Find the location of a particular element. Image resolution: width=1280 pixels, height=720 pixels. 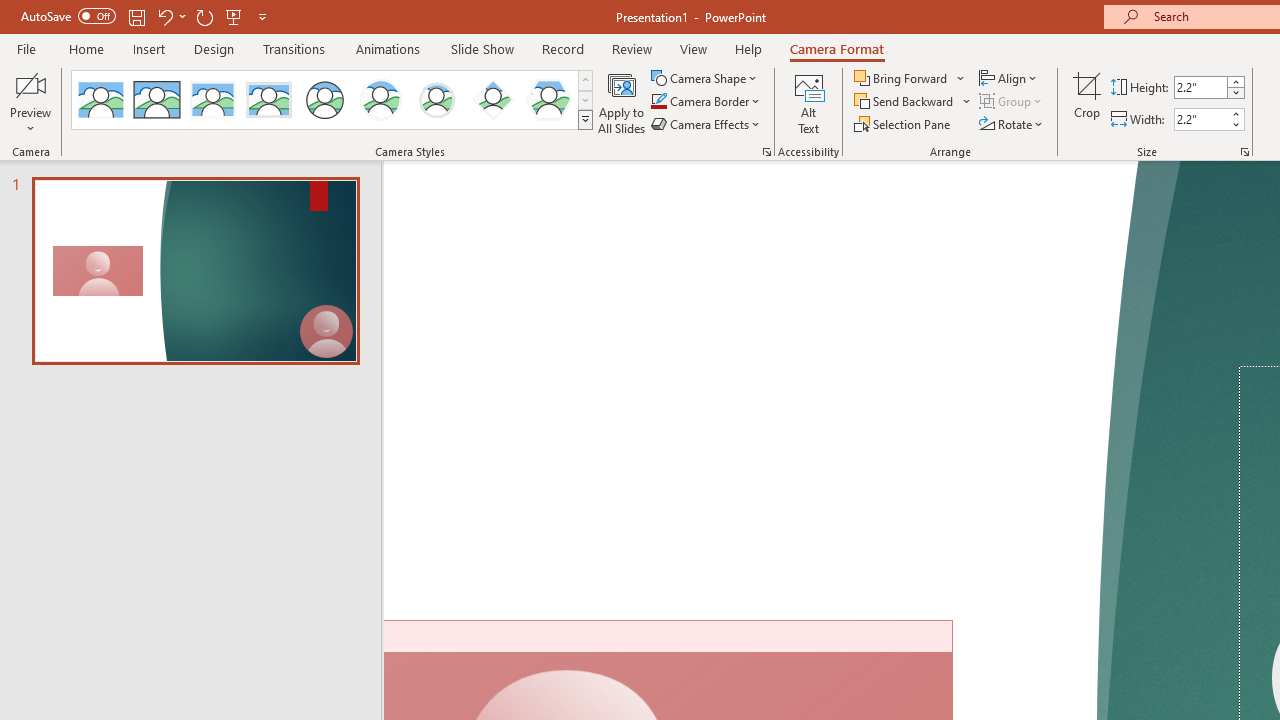

'Selection Pane...' is located at coordinates (903, 124).